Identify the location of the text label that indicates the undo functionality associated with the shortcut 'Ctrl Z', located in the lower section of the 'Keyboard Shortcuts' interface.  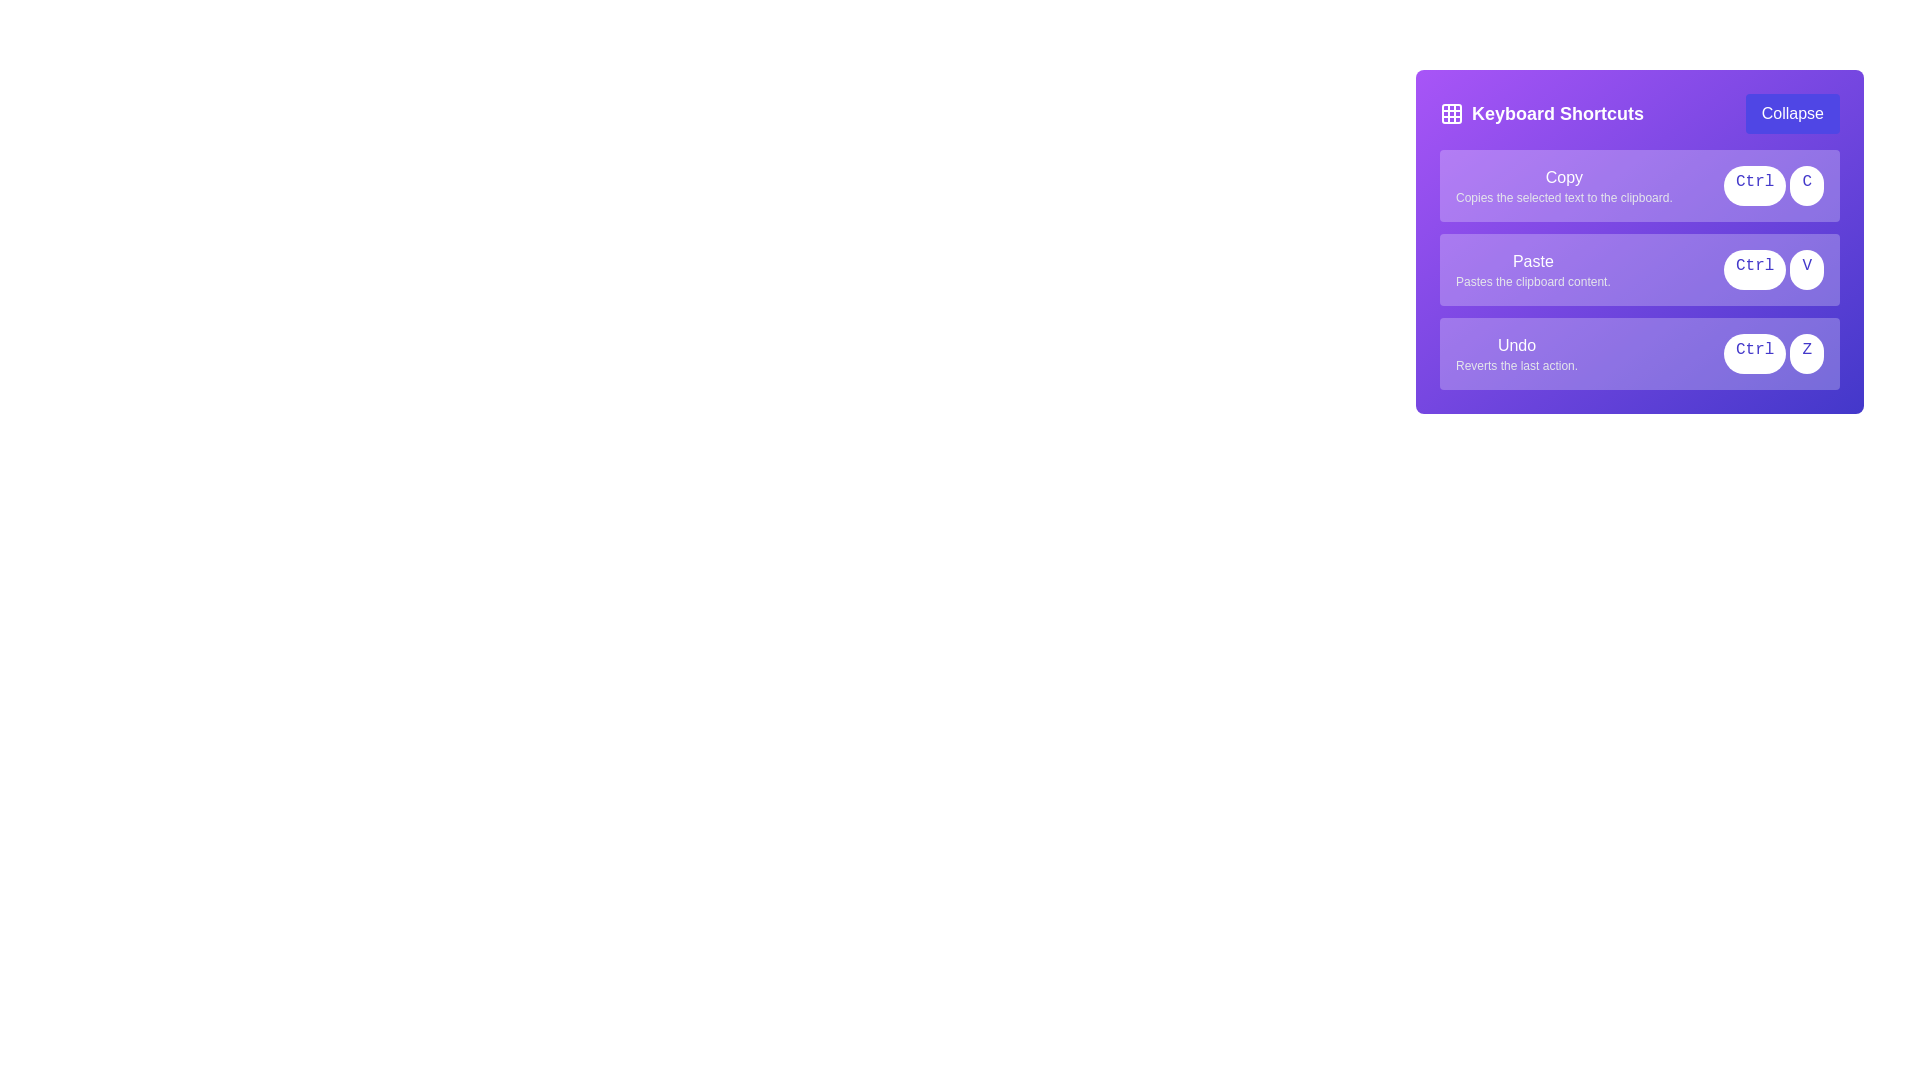
(1516, 345).